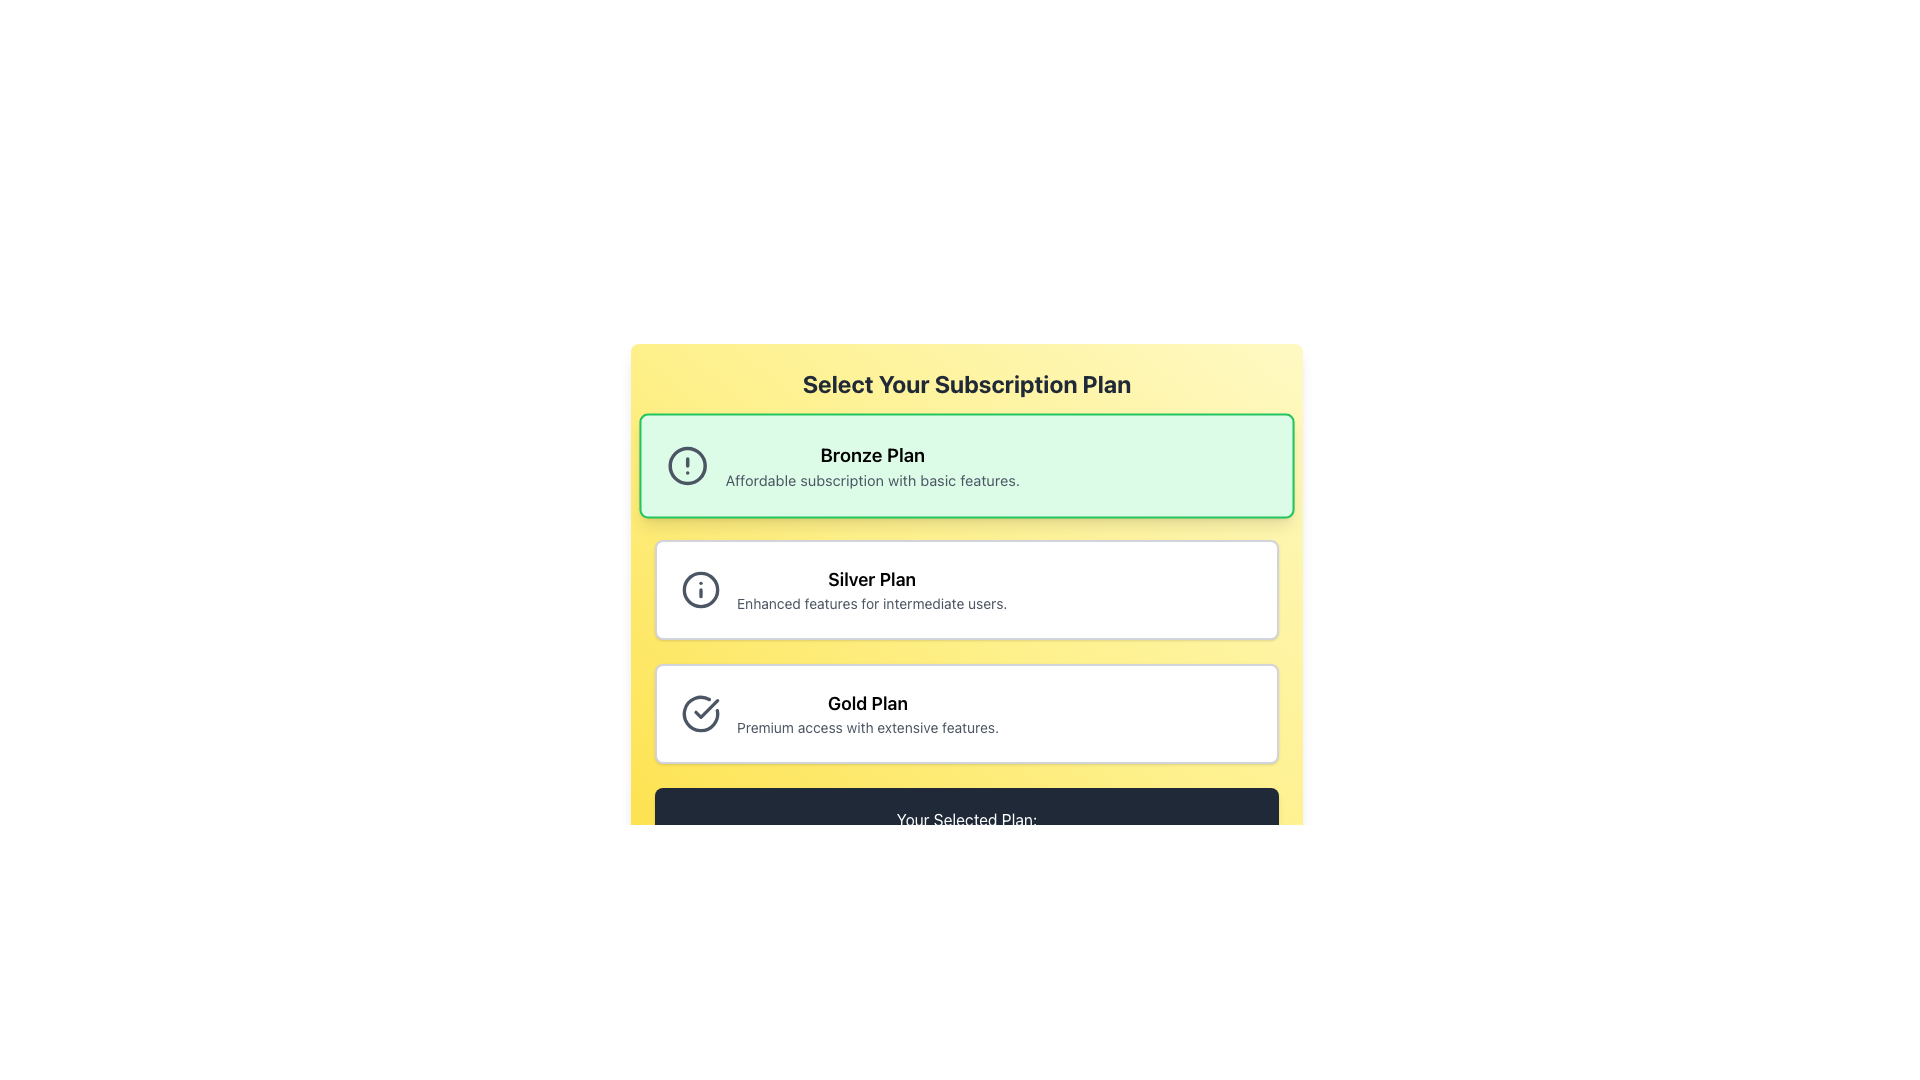  I want to click on the title text for the intermediate-level subscription plan, which is positioned in the second card of subscription options, so click(872, 579).